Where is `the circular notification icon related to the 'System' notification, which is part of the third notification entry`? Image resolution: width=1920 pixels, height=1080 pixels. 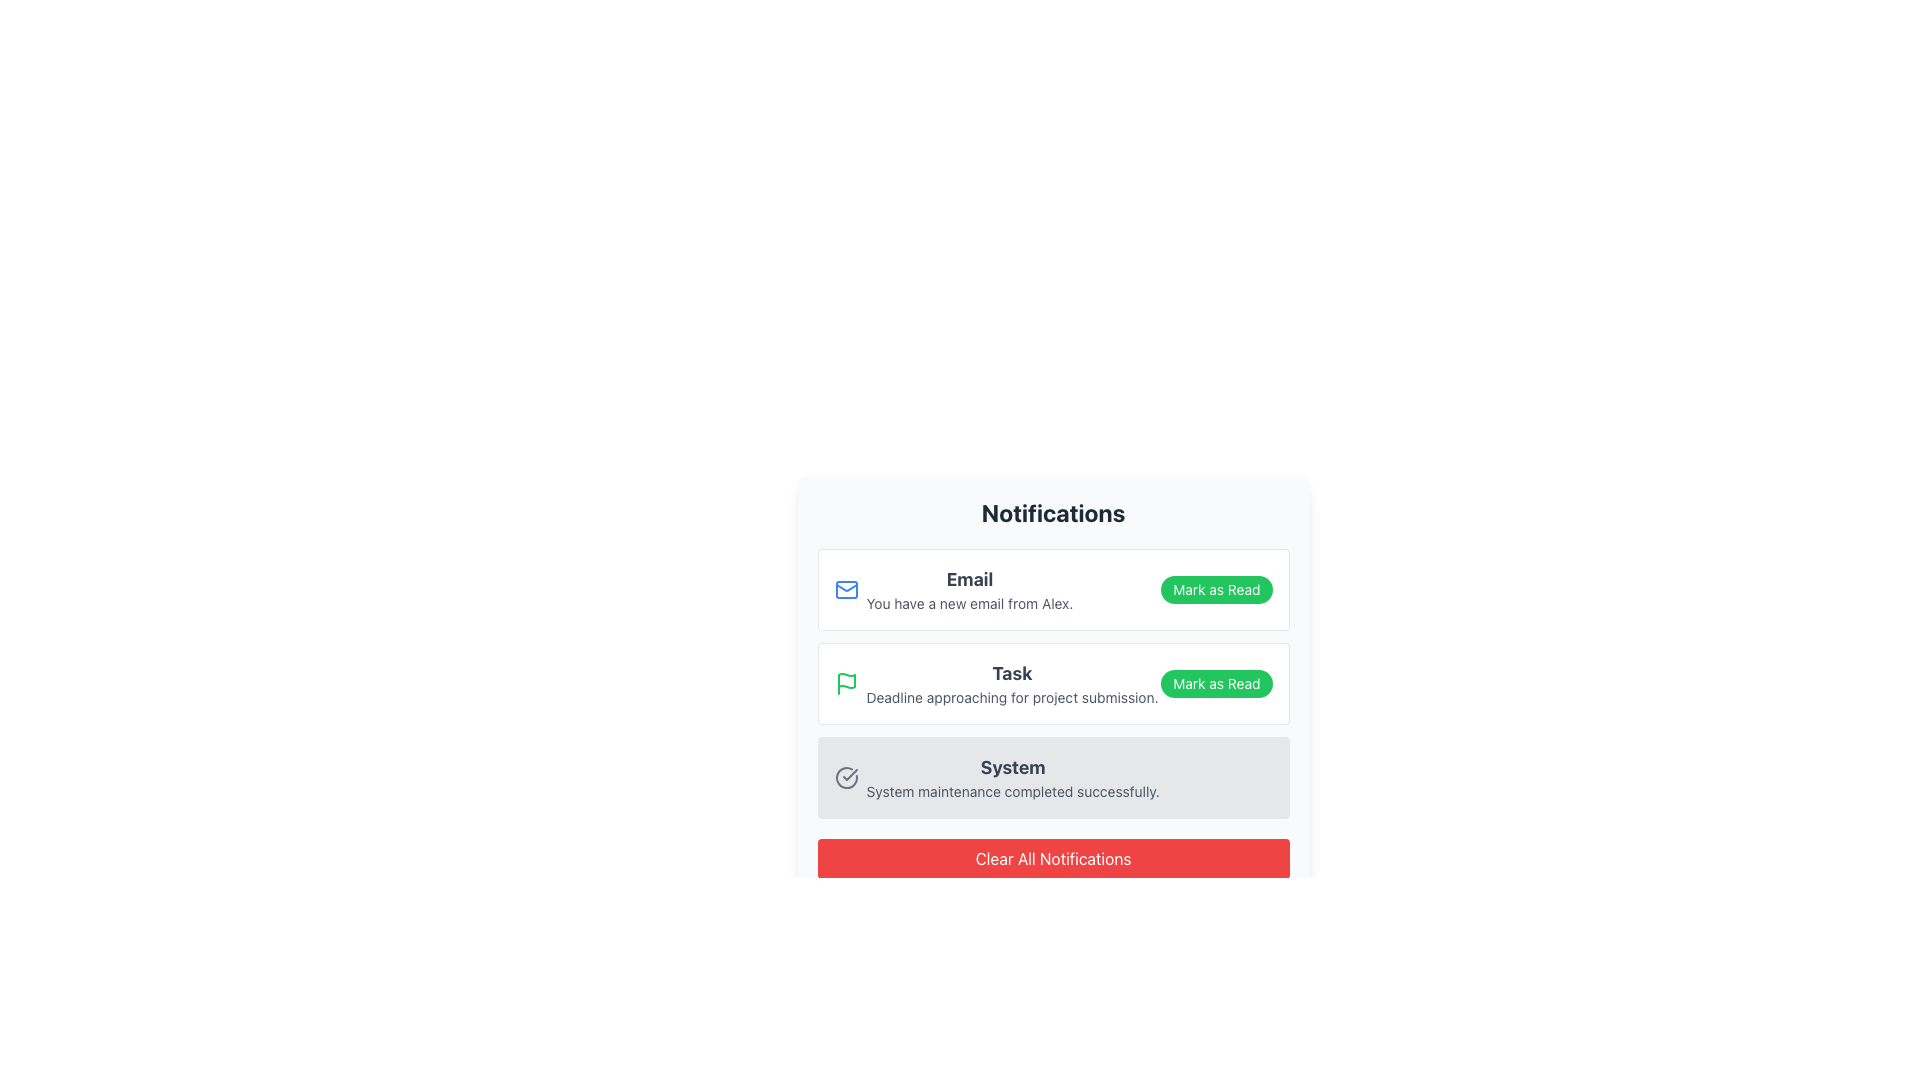 the circular notification icon related to the 'System' notification, which is part of the third notification entry is located at coordinates (846, 777).